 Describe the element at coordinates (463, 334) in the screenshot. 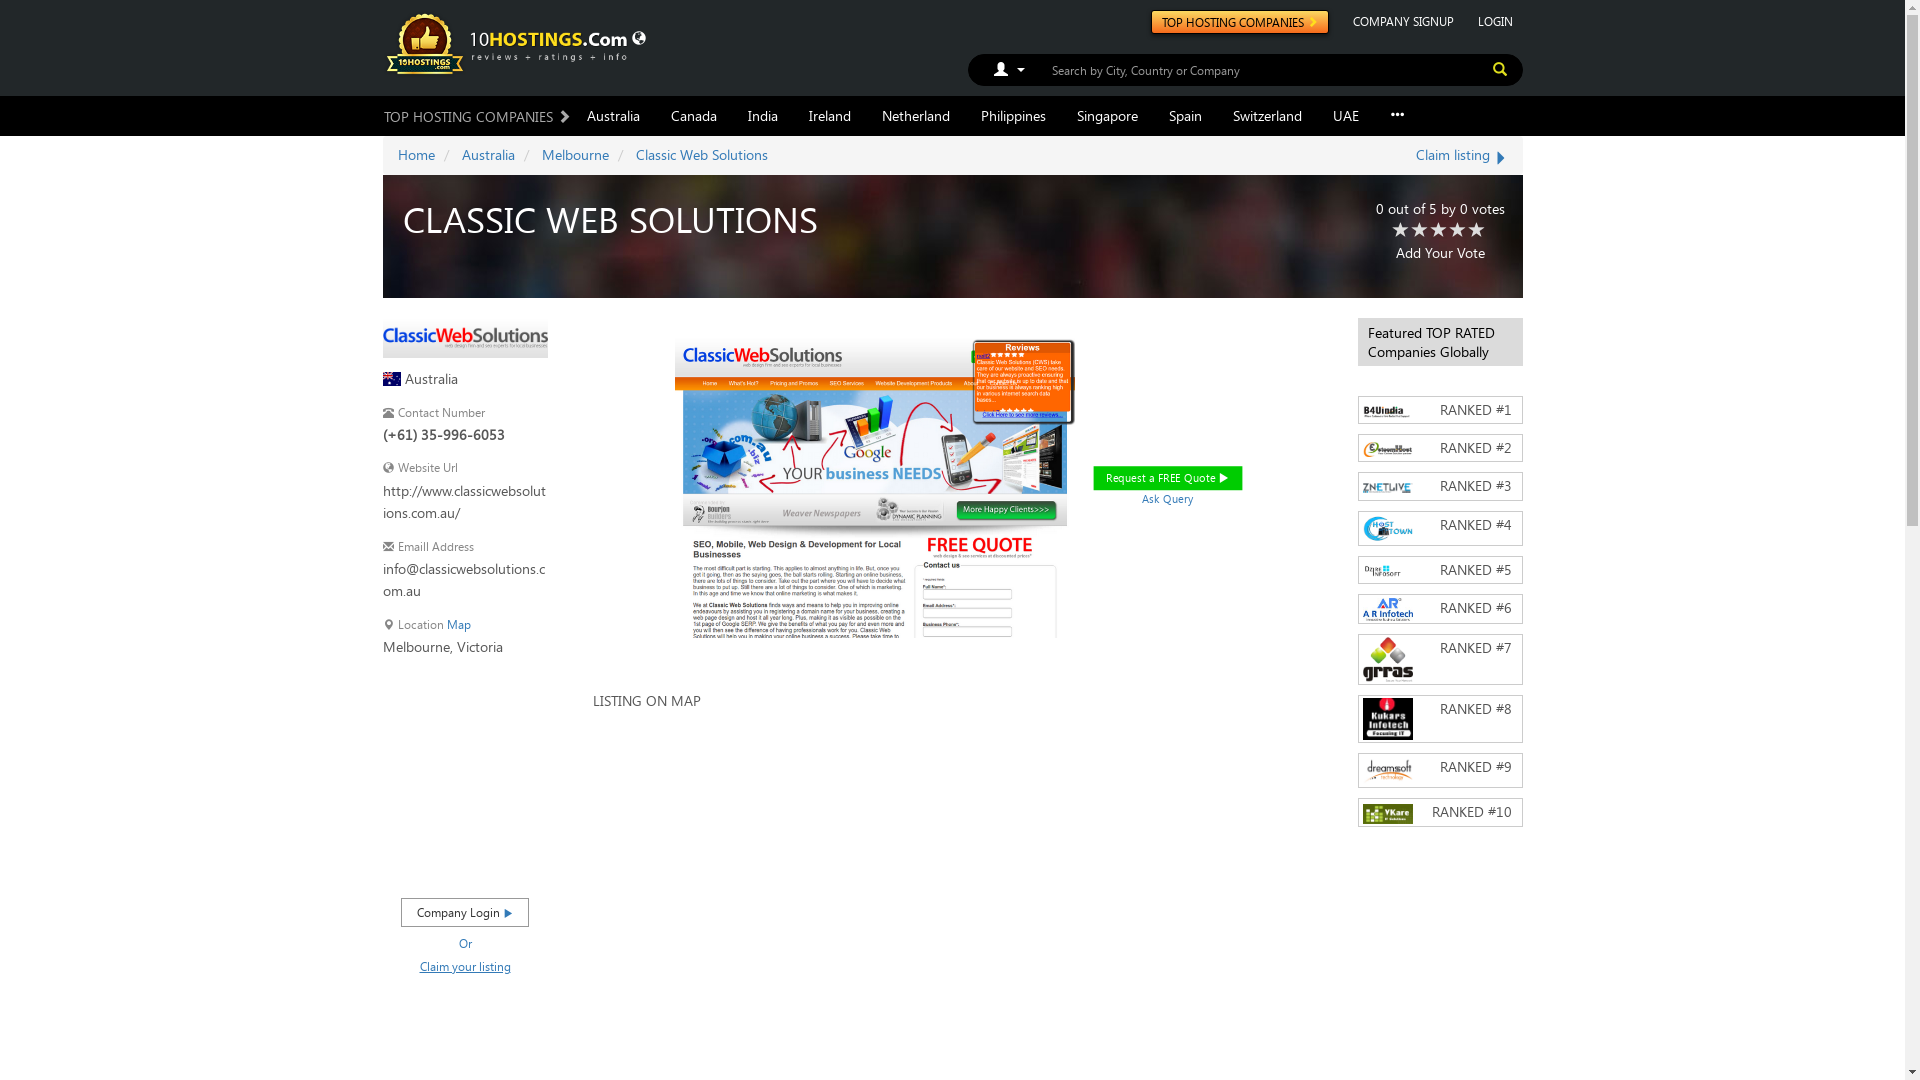

I see `'Visit Classic Web Solutions'` at that location.